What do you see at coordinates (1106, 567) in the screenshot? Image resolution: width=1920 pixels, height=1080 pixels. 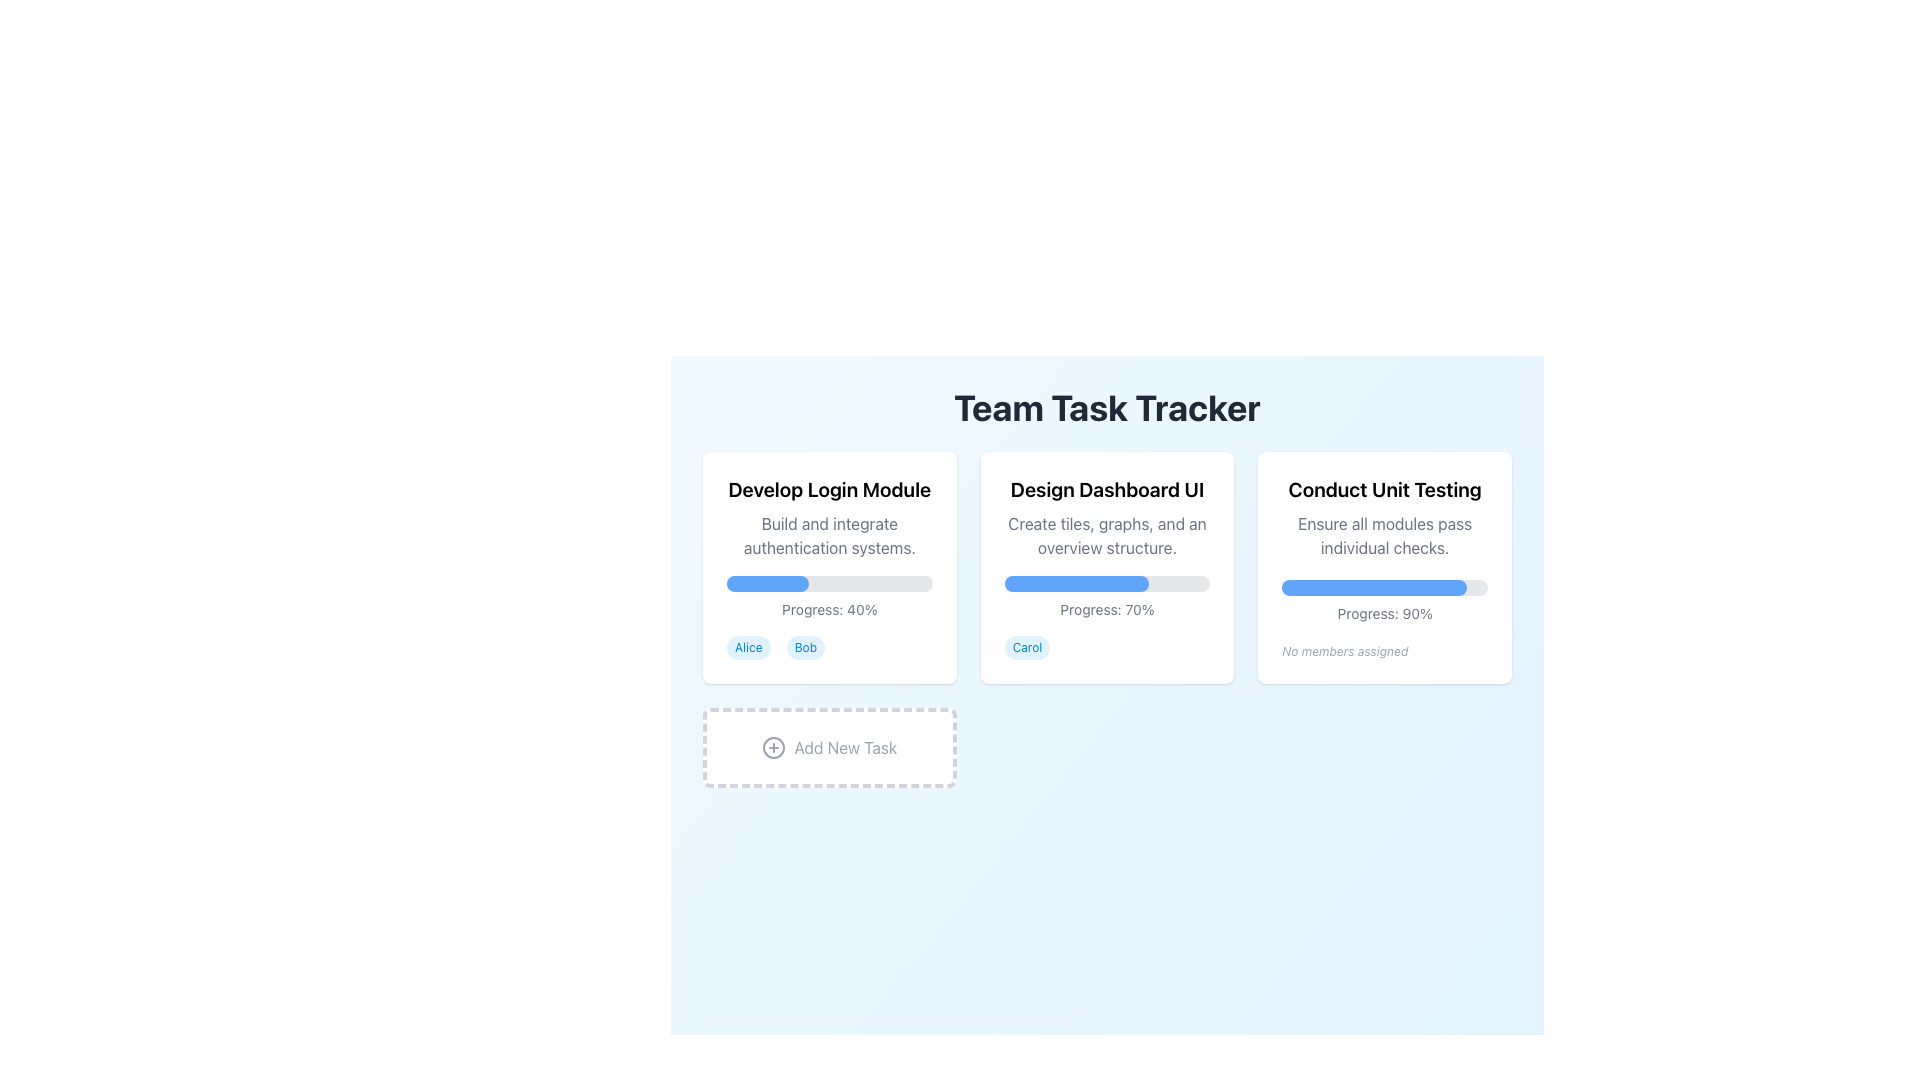 I see `the task card representing a project with summarized information, located under the 'Team Task Tracker' header` at bounding box center [1106, 567].